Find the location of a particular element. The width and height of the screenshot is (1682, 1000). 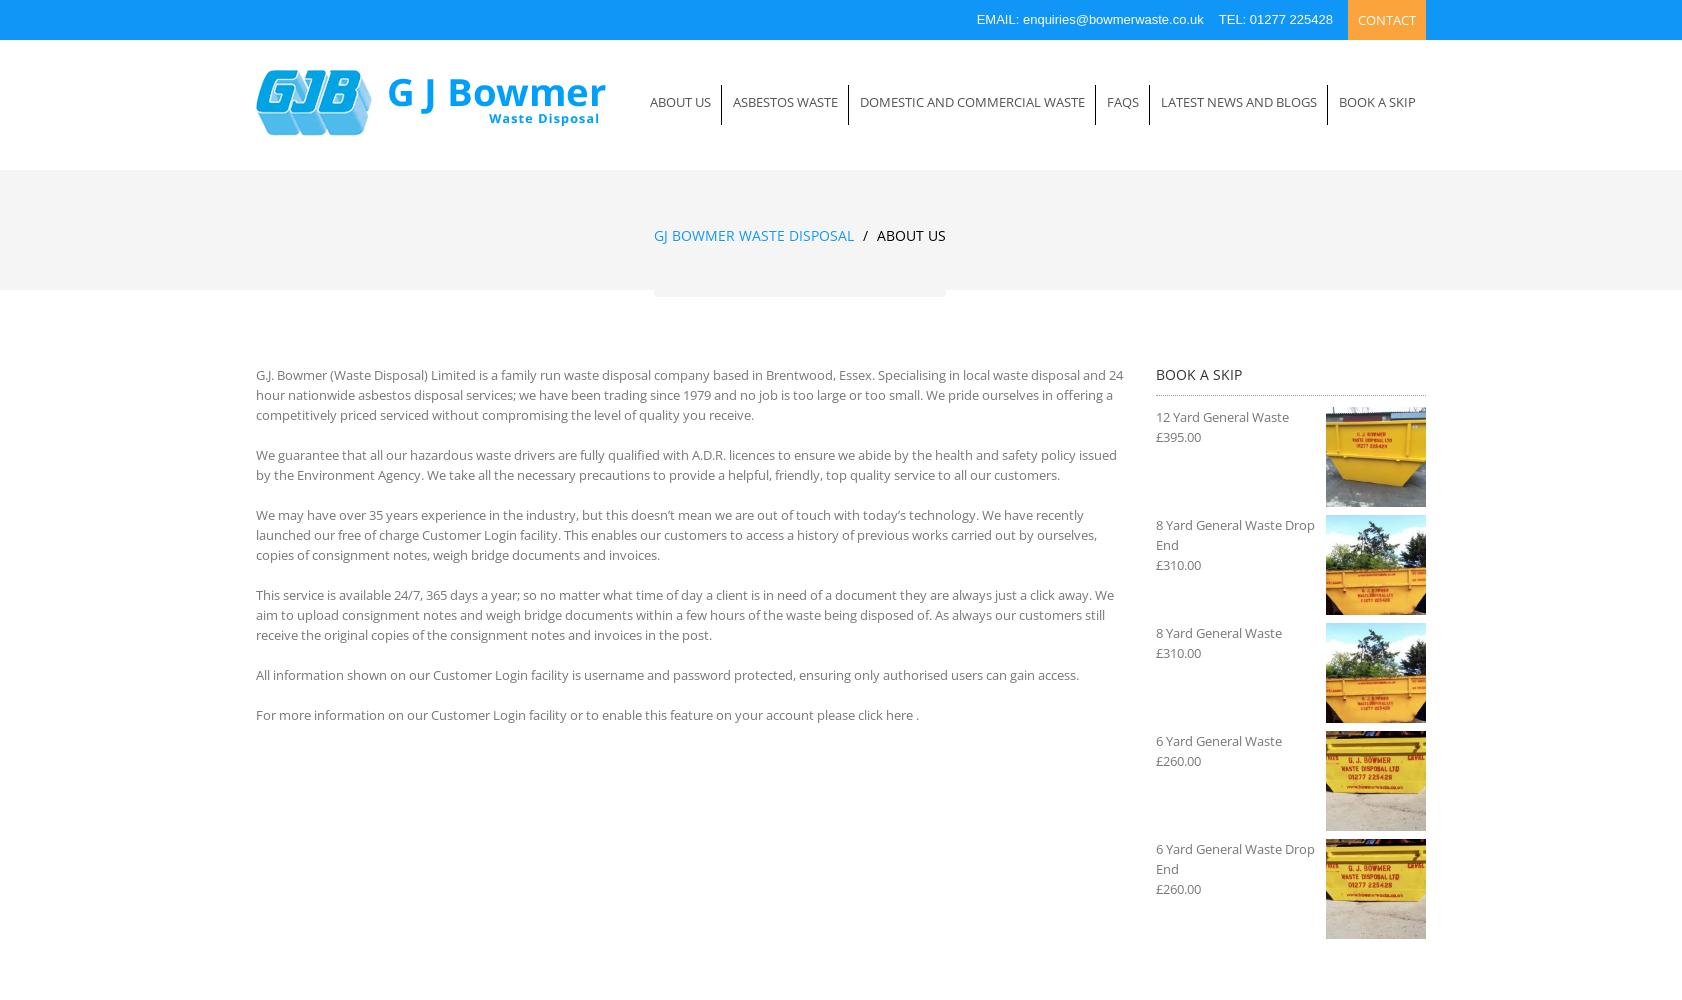

'GJ Bowmer Waste Disposal' is located at coordinates (754, 233).